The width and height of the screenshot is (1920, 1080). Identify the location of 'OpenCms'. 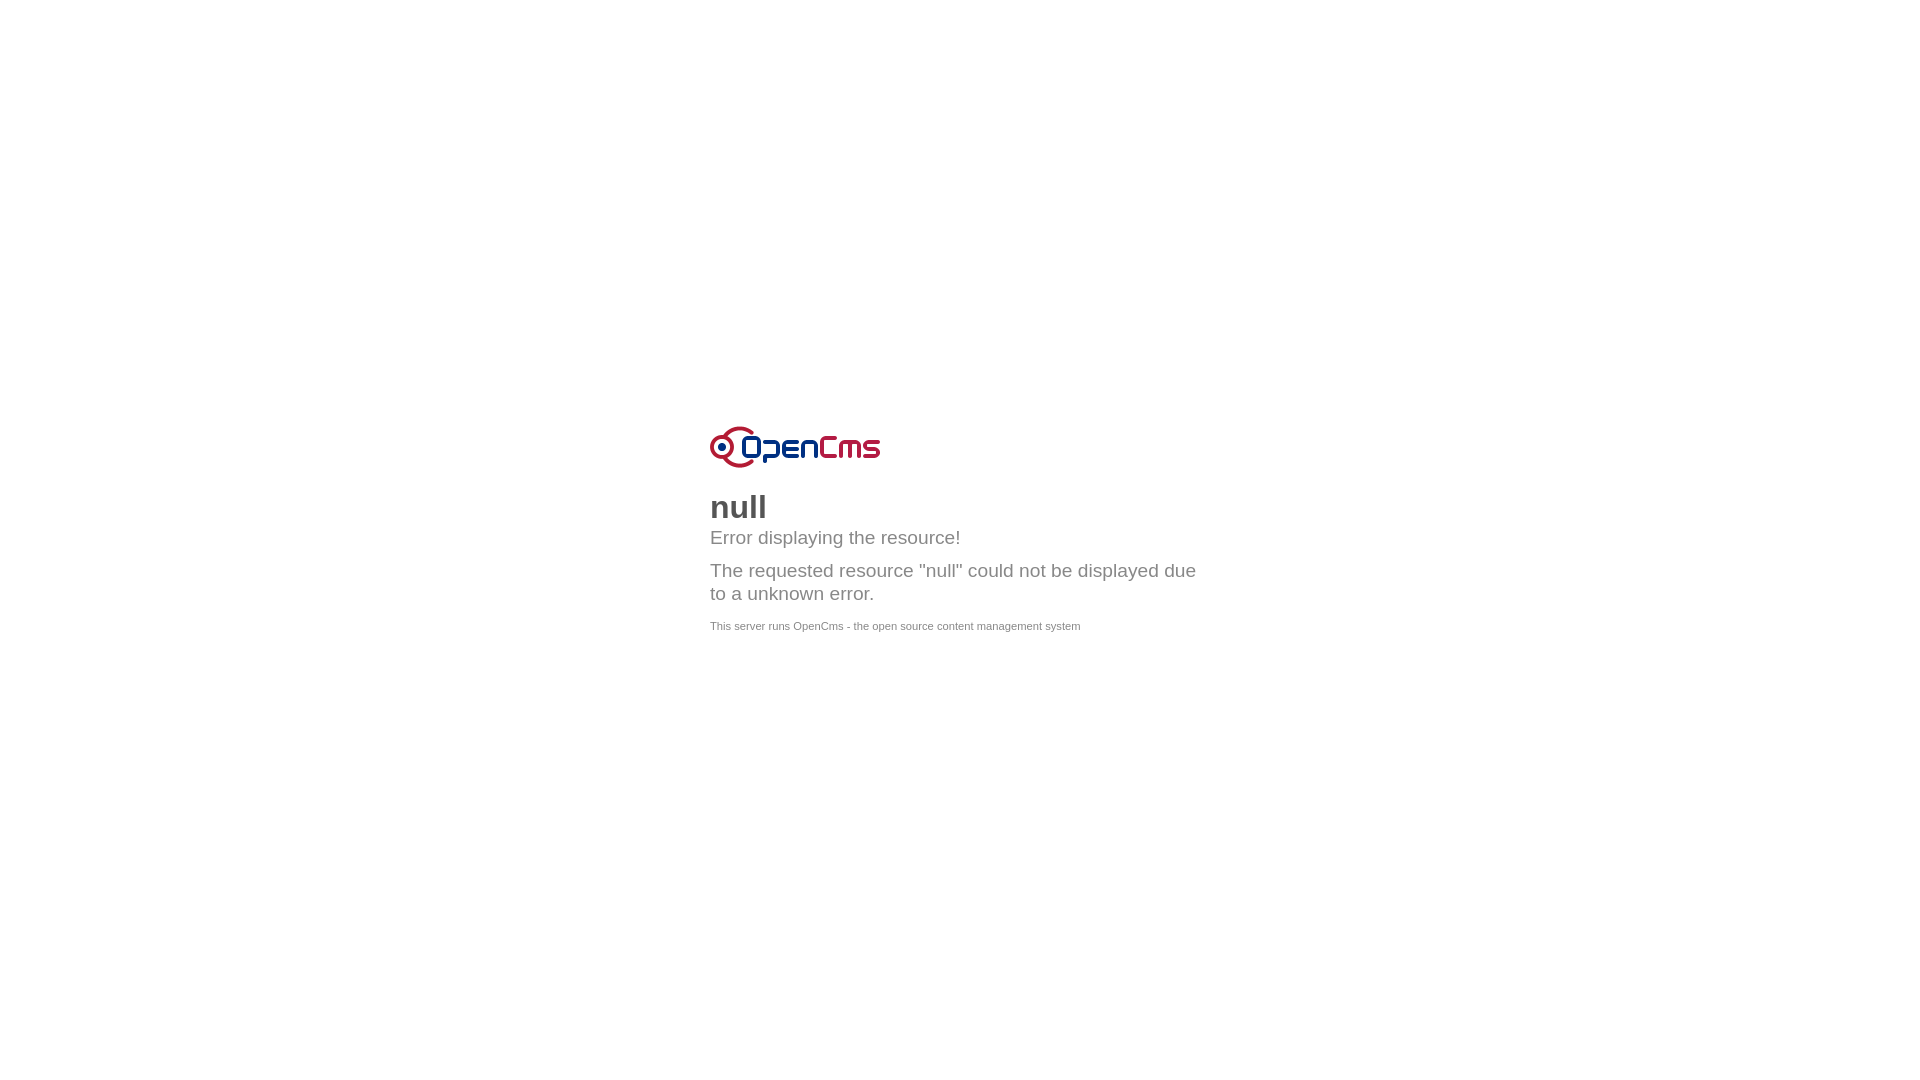
(794, 446).